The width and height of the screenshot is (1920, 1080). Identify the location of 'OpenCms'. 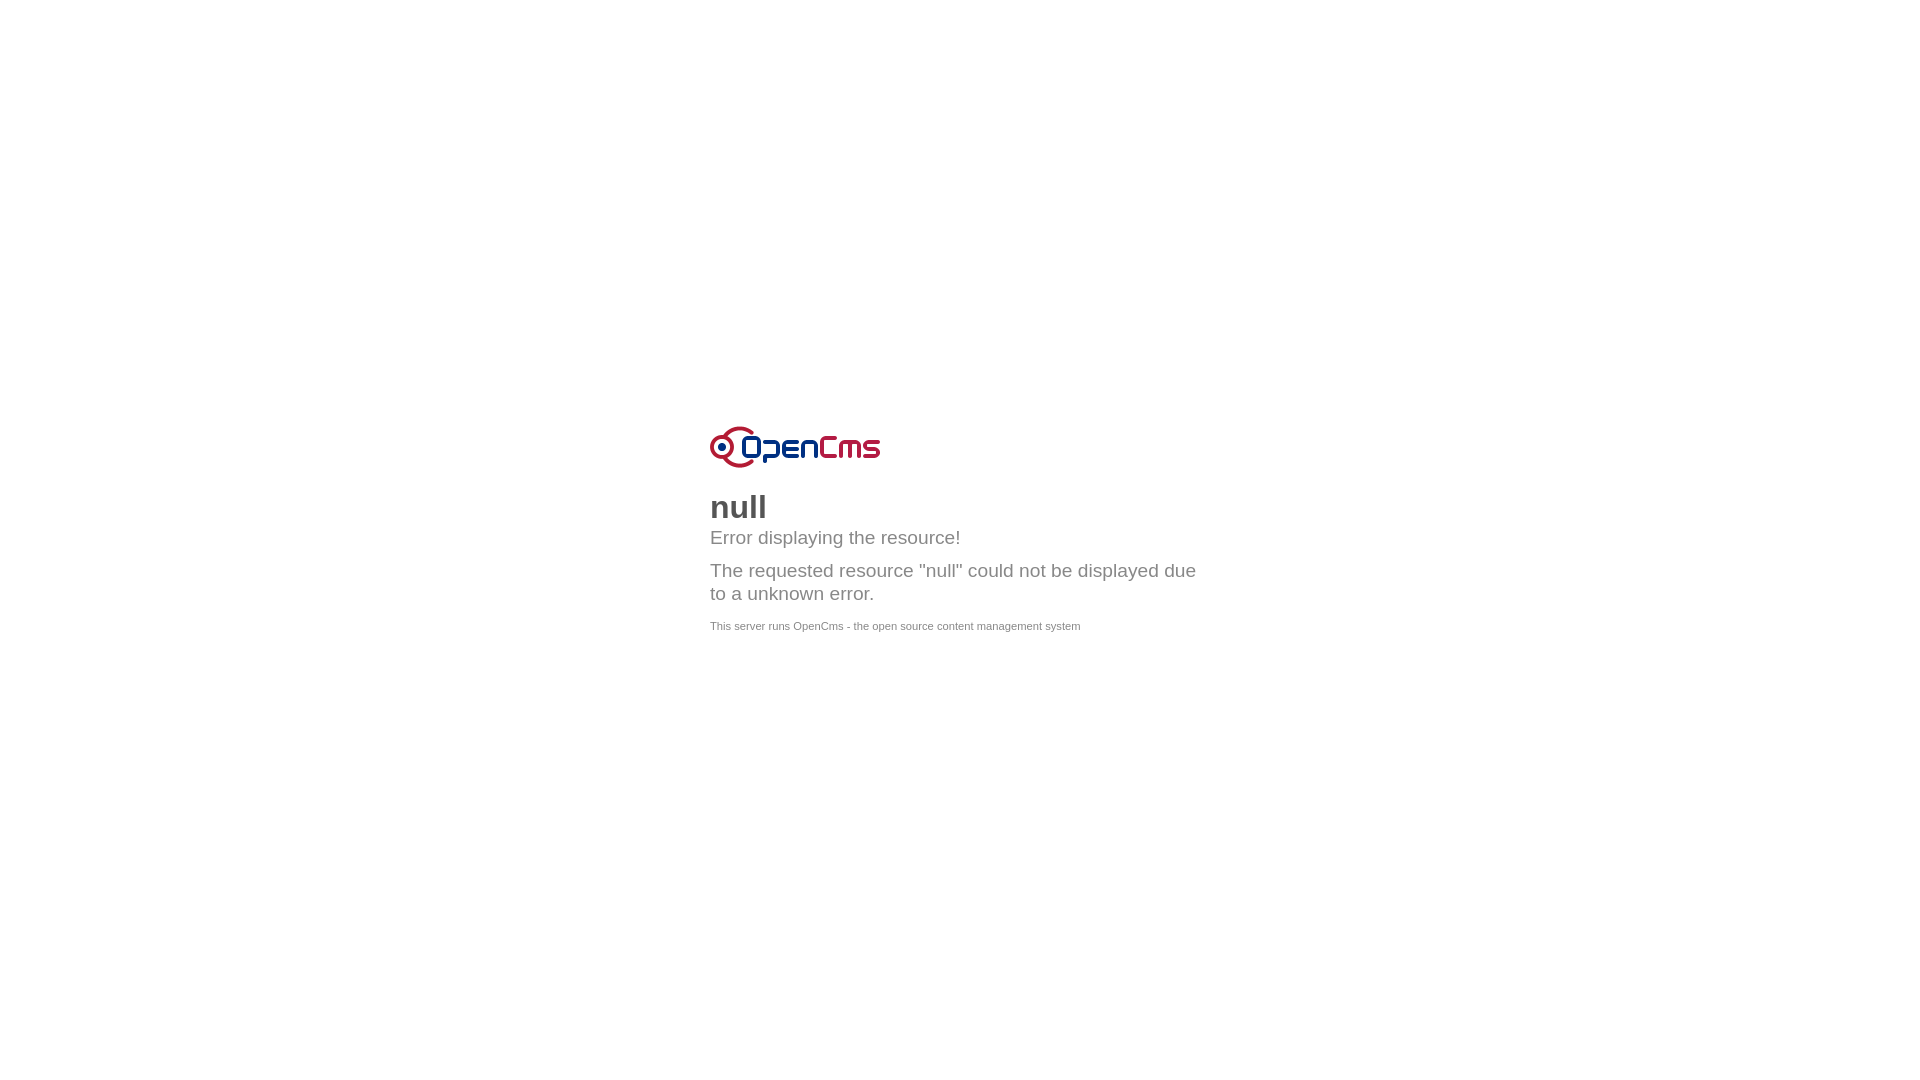
(794, 446).